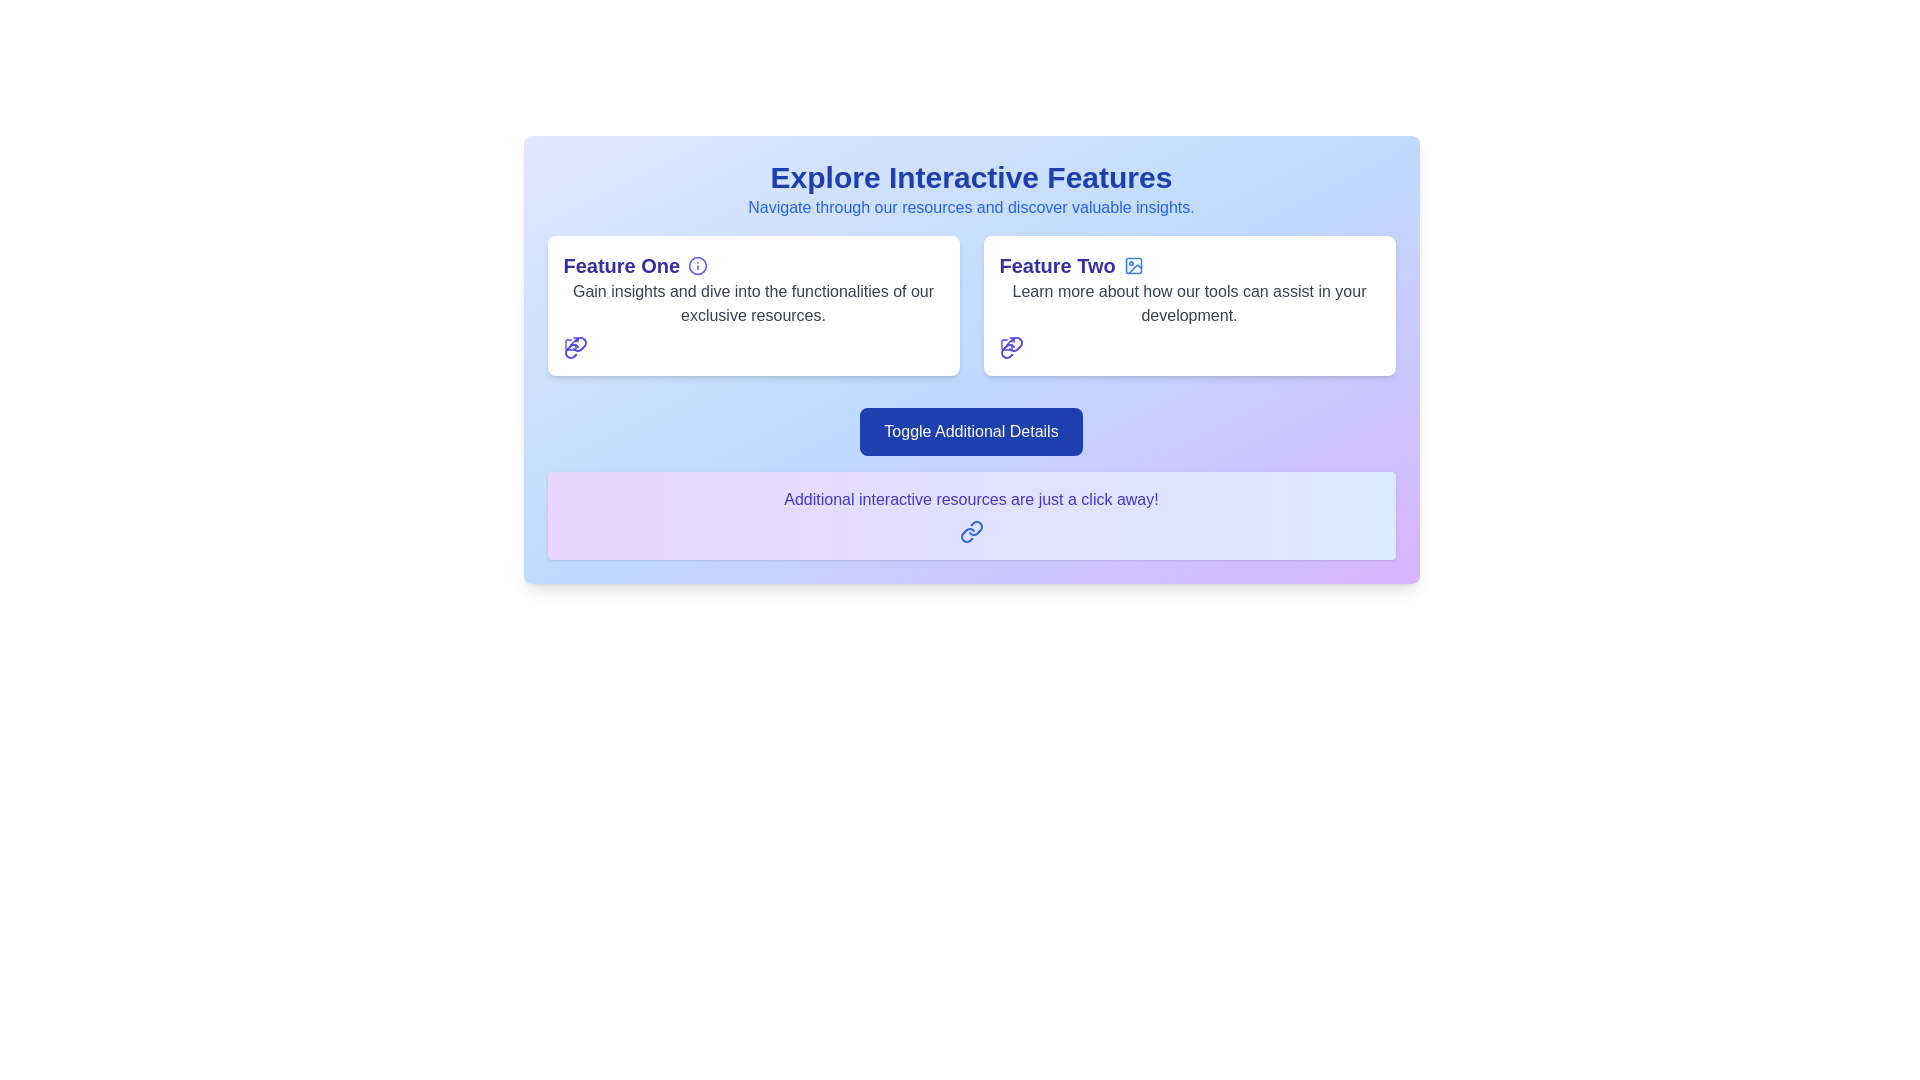  What do you see at coordinates (971, 305) in the screenshot?
I see `the central Grid Layout containing Panels that presents 'Feature One' and 'Feature Two'` at bounding box center [971, 305].